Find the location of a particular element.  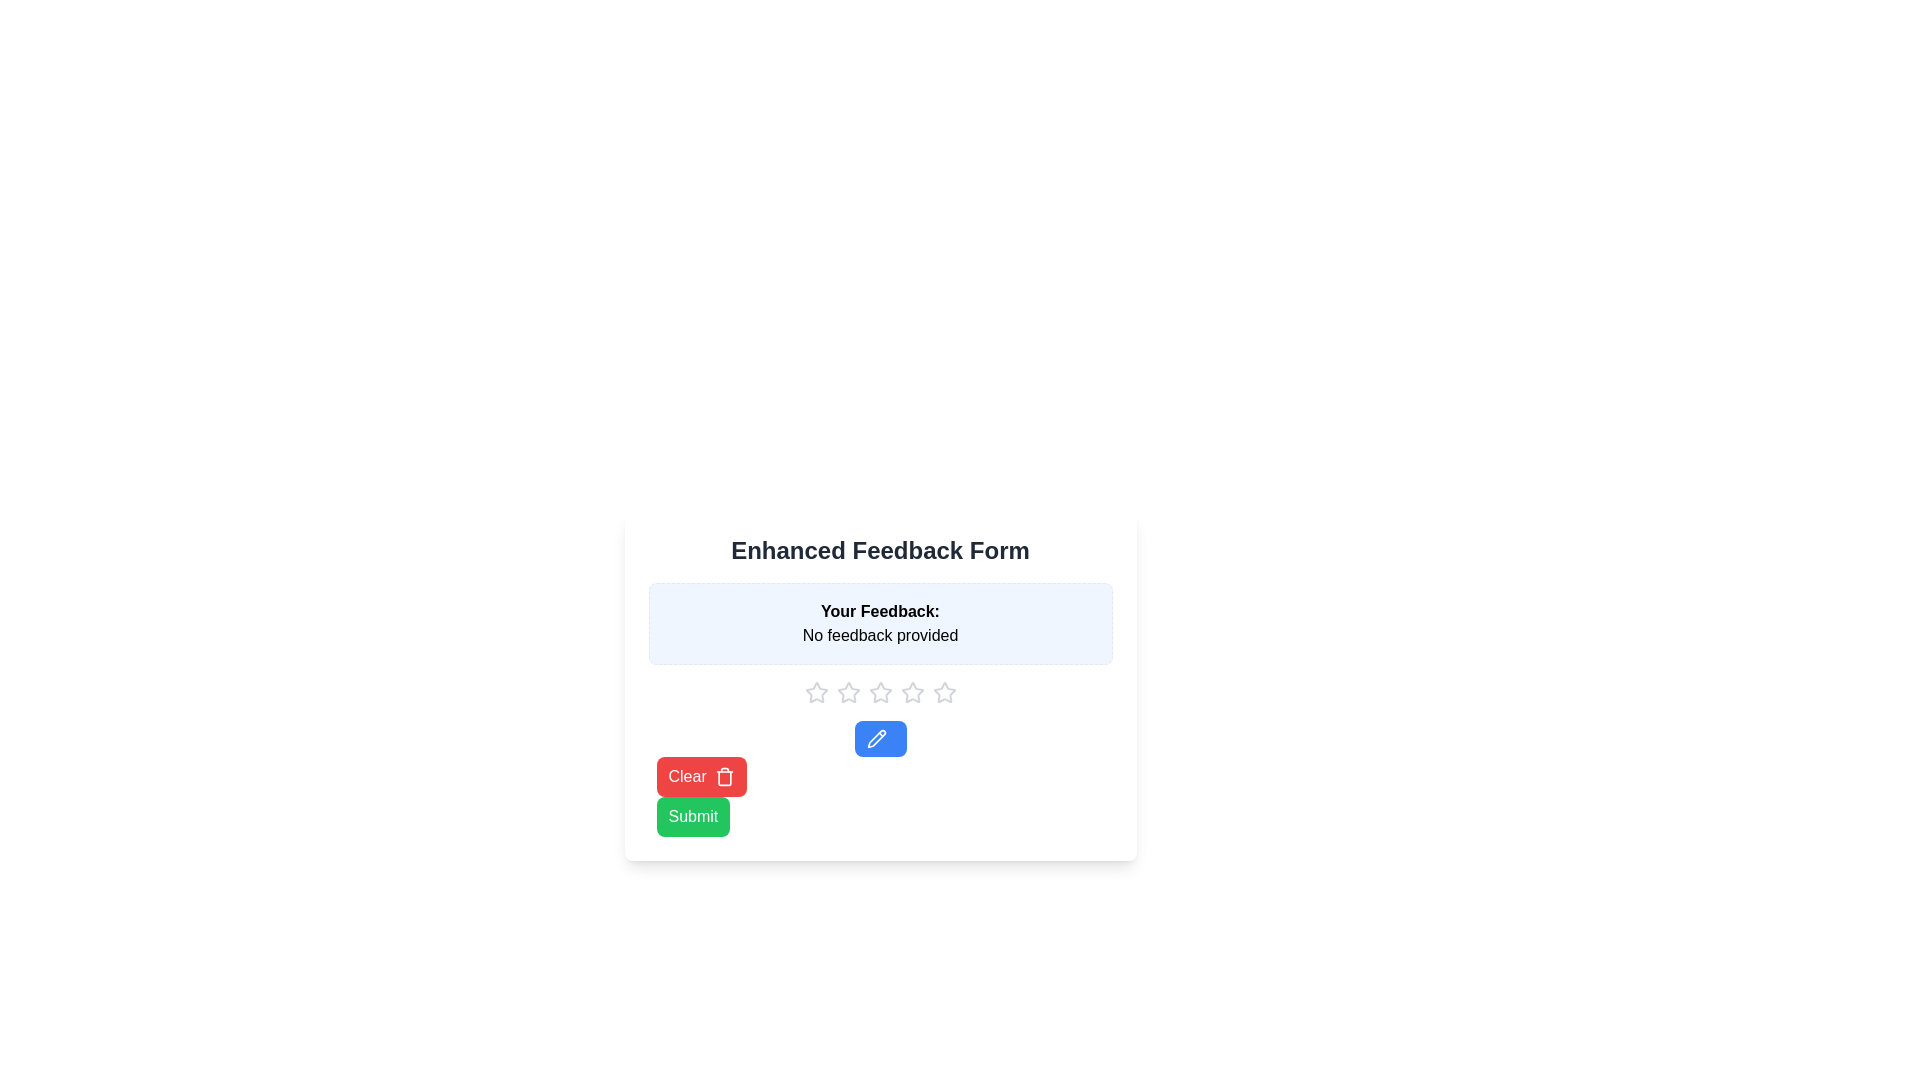

the 'Clear' button with a red background and white rounded borders is located at coordinates (701, 775).